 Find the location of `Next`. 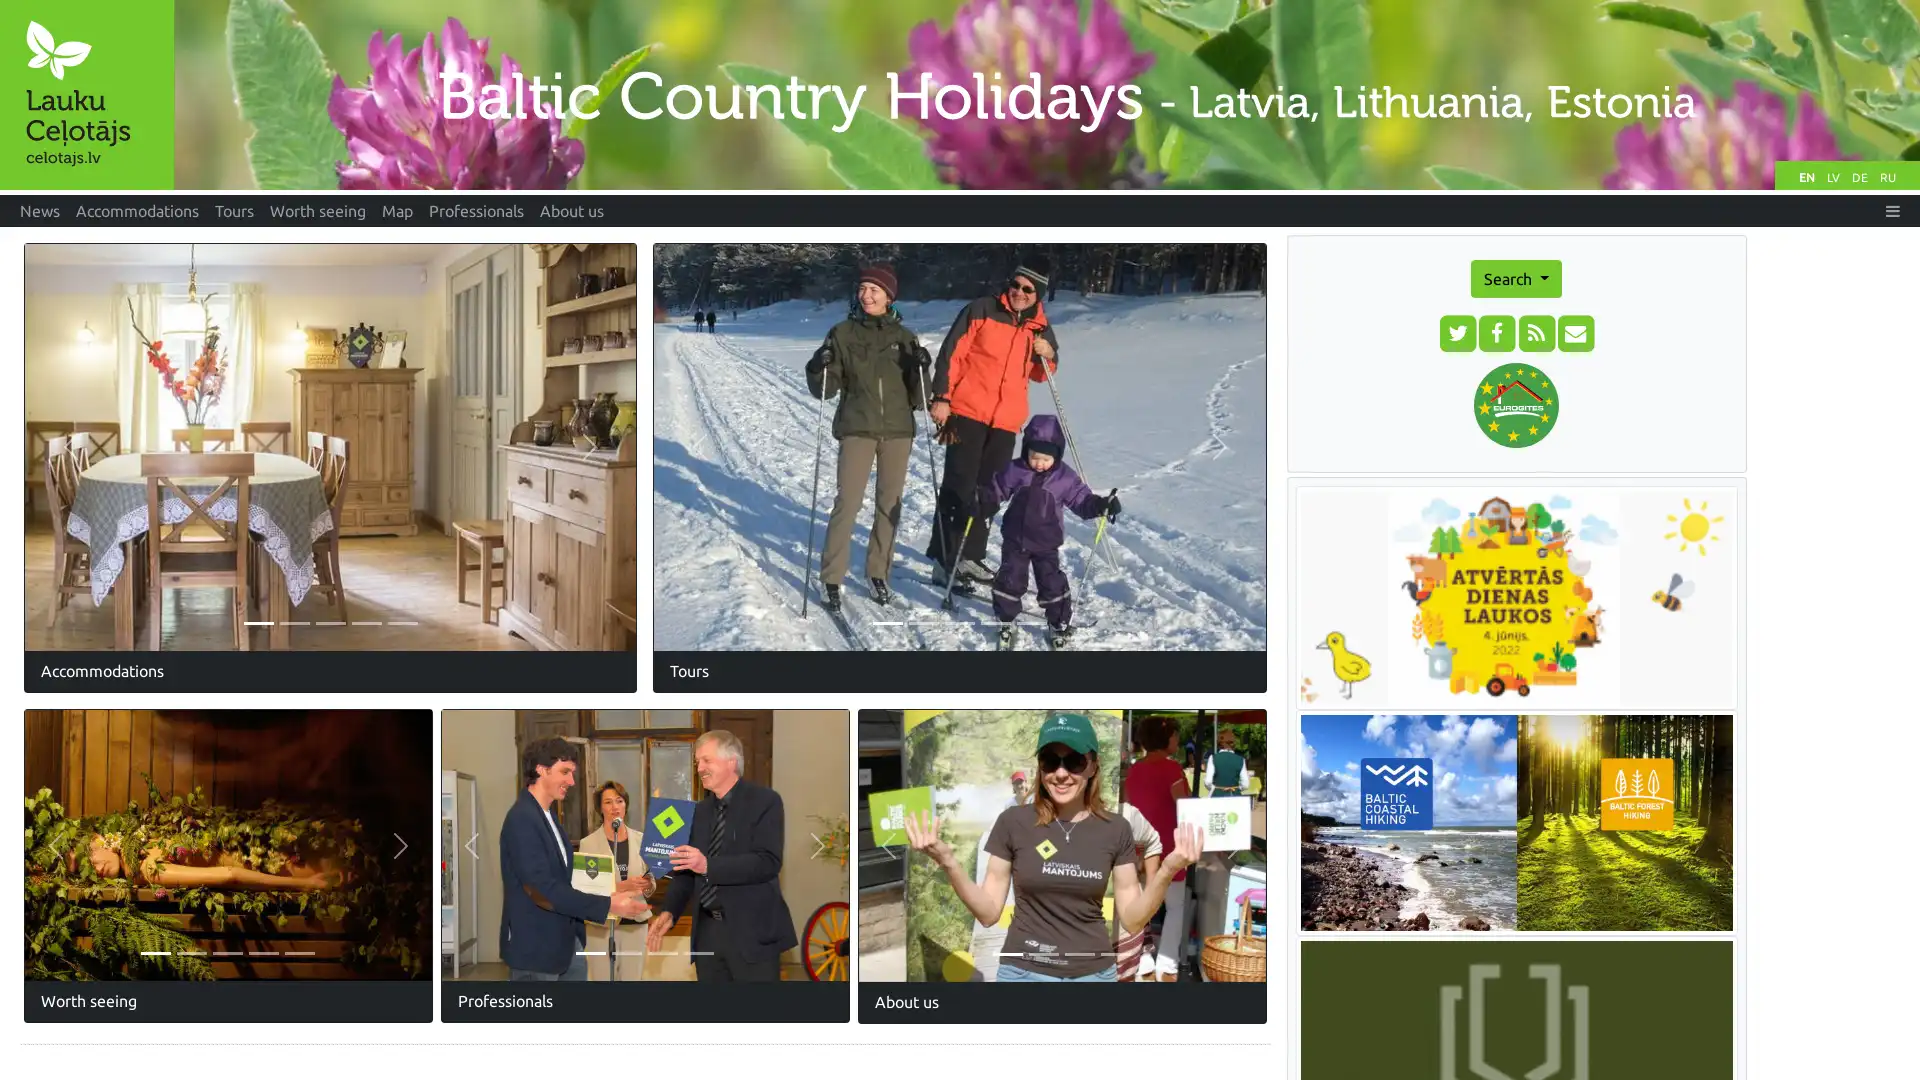

Next is located at coordinates (1233, 845).